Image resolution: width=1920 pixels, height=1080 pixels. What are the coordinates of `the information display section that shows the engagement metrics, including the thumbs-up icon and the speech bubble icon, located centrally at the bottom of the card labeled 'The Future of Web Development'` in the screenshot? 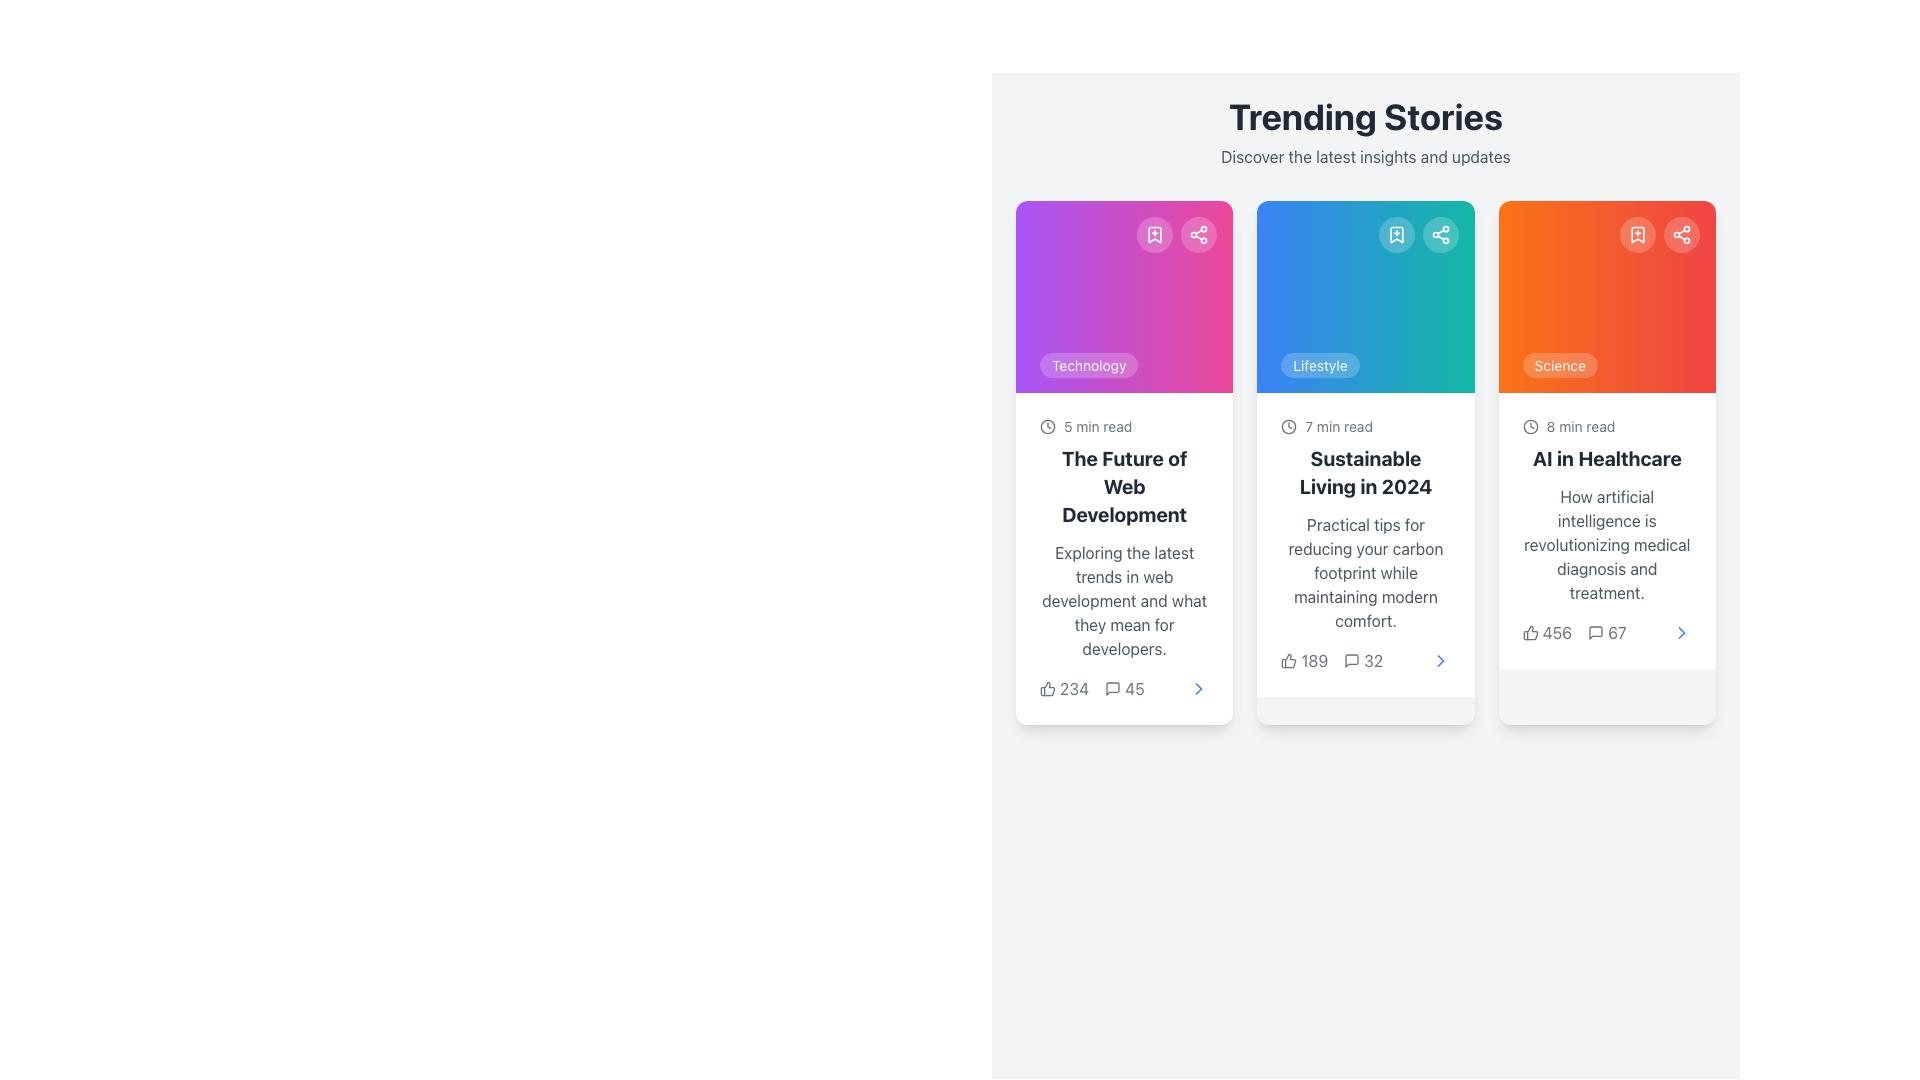 It's located at (1091, 688).